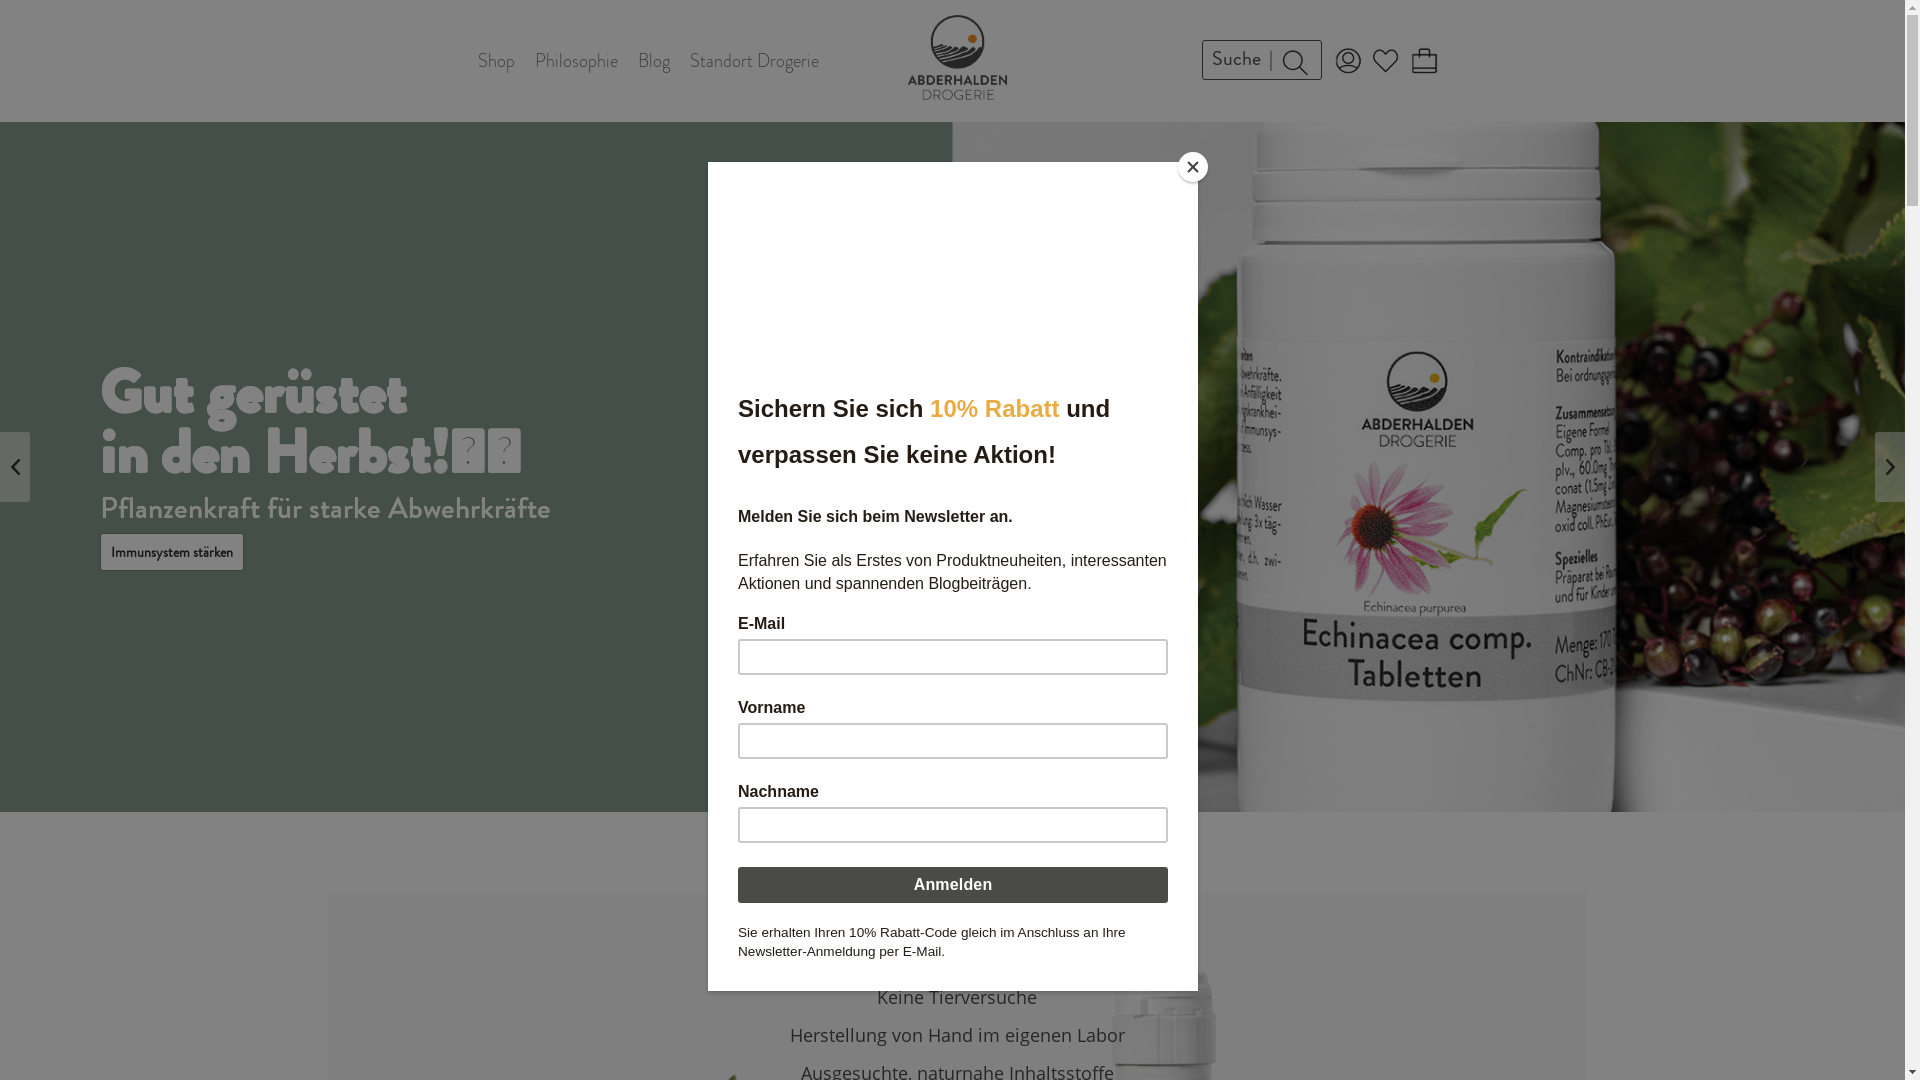  What do you see at coordinates (1384, 59) in the screenshot?
I see `'Merkzettel'` at bounding box center [1384, 59].